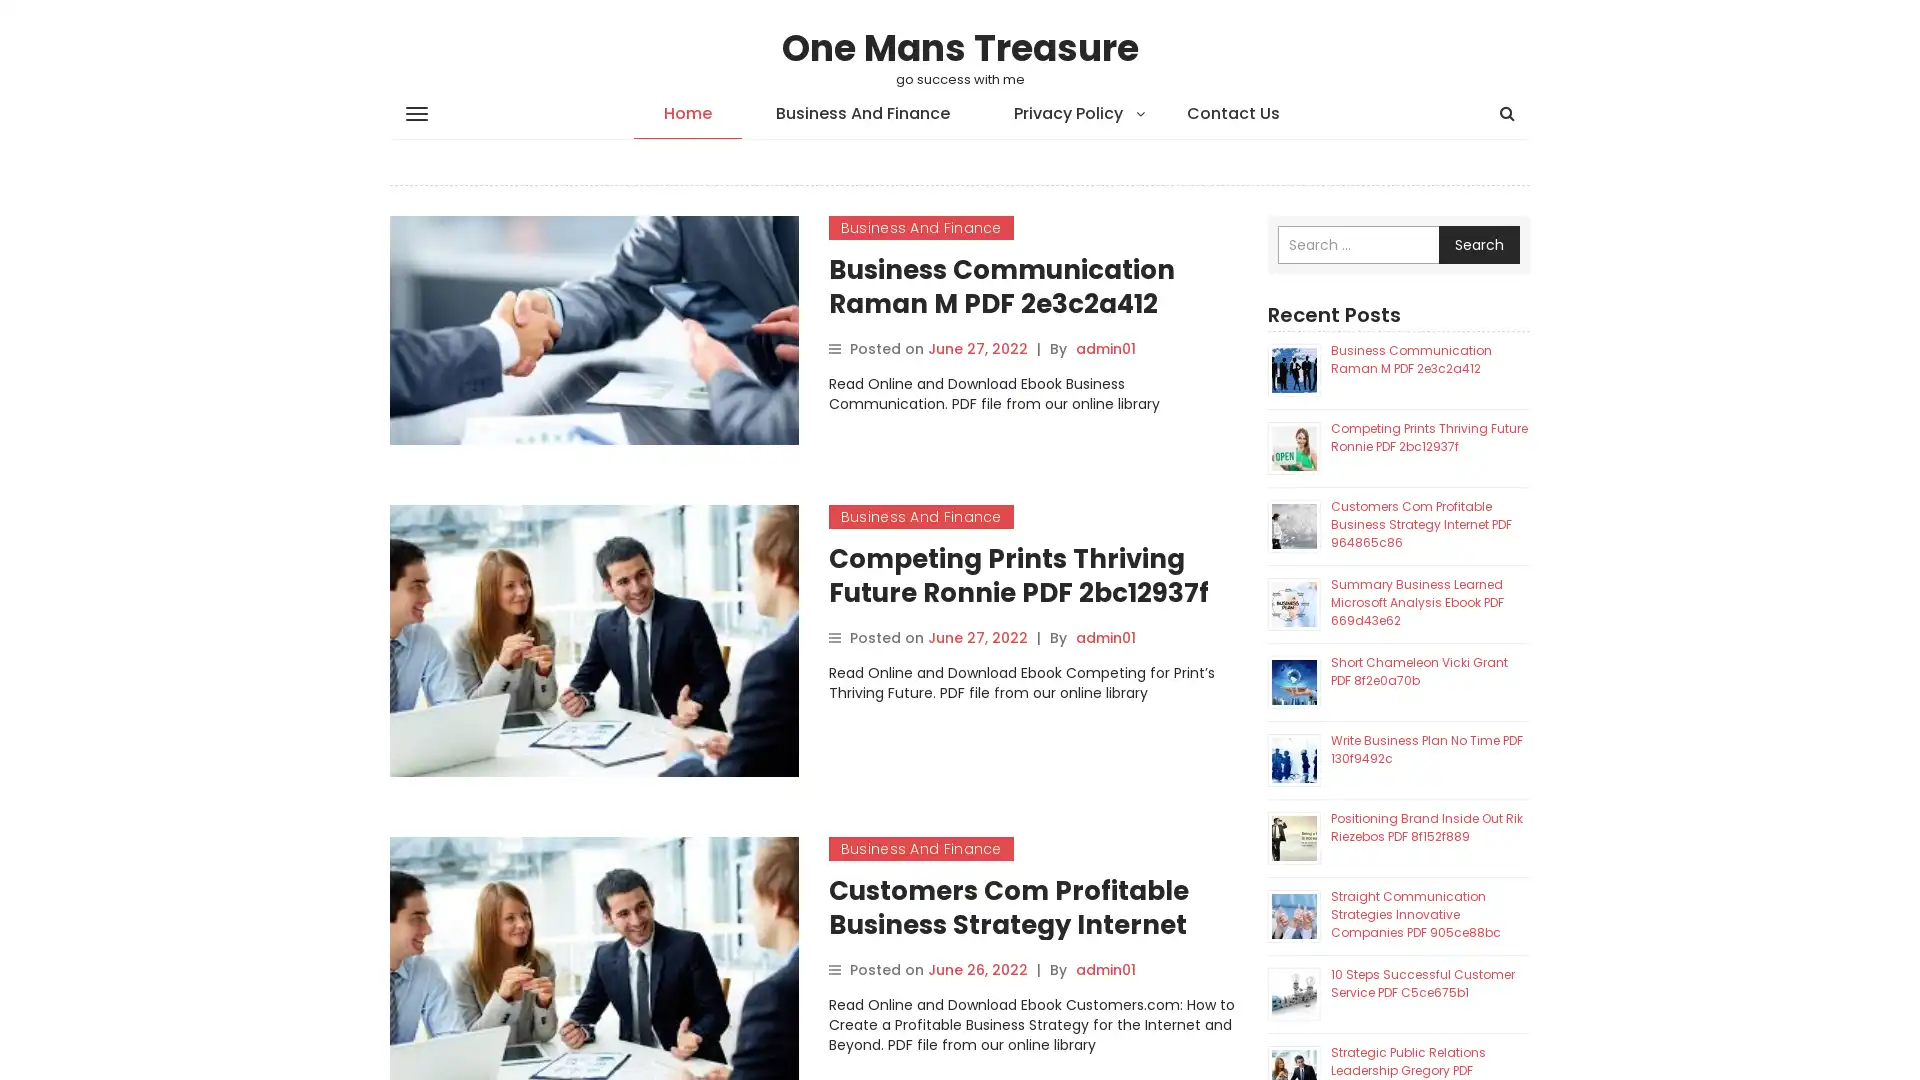 The width and height of the screenshot is (1920, 1080). I want to click on Search, so click(1479, 244).